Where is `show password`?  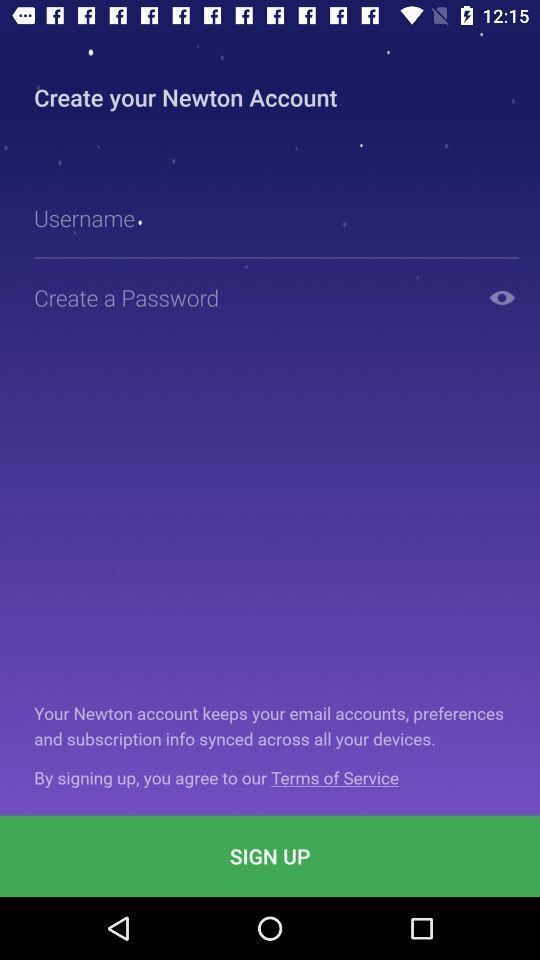 show password is located at coordinates (501, 296).